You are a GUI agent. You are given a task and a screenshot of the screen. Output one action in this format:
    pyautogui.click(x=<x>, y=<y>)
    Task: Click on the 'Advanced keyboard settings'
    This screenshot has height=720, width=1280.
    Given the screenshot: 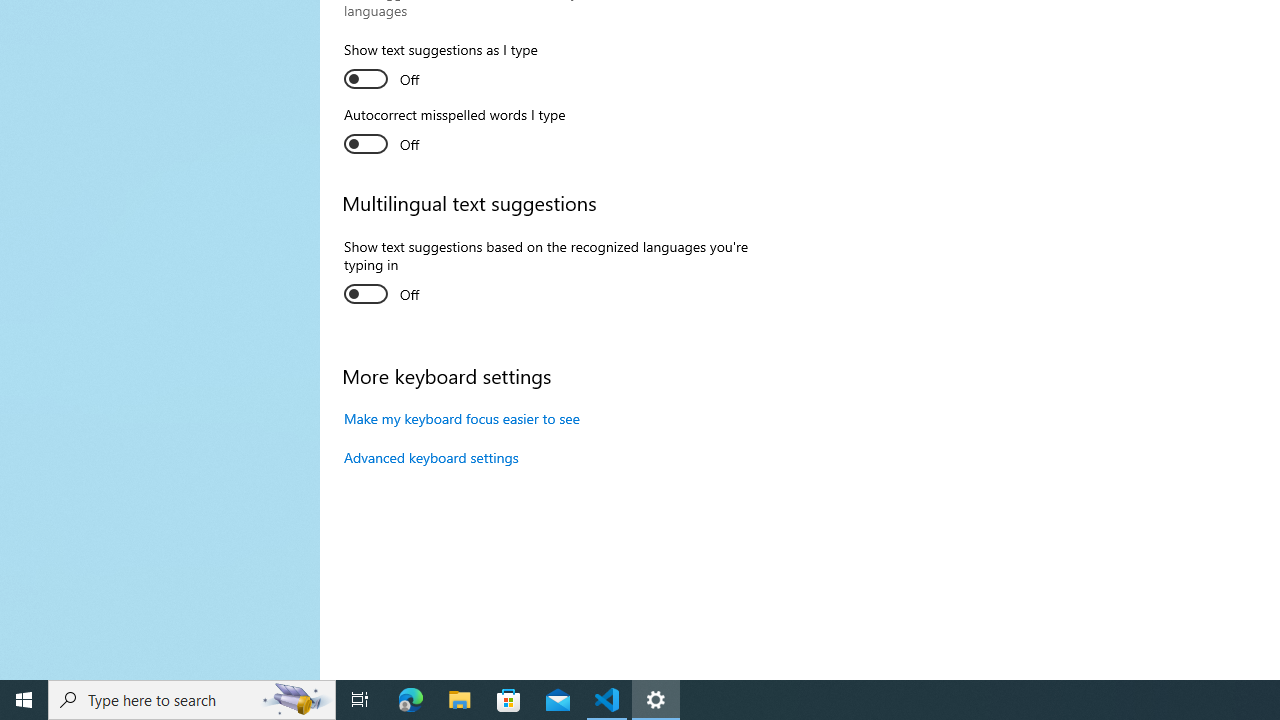 What is the action you would take?
    pyautogui.click(x=430, y=457)
    